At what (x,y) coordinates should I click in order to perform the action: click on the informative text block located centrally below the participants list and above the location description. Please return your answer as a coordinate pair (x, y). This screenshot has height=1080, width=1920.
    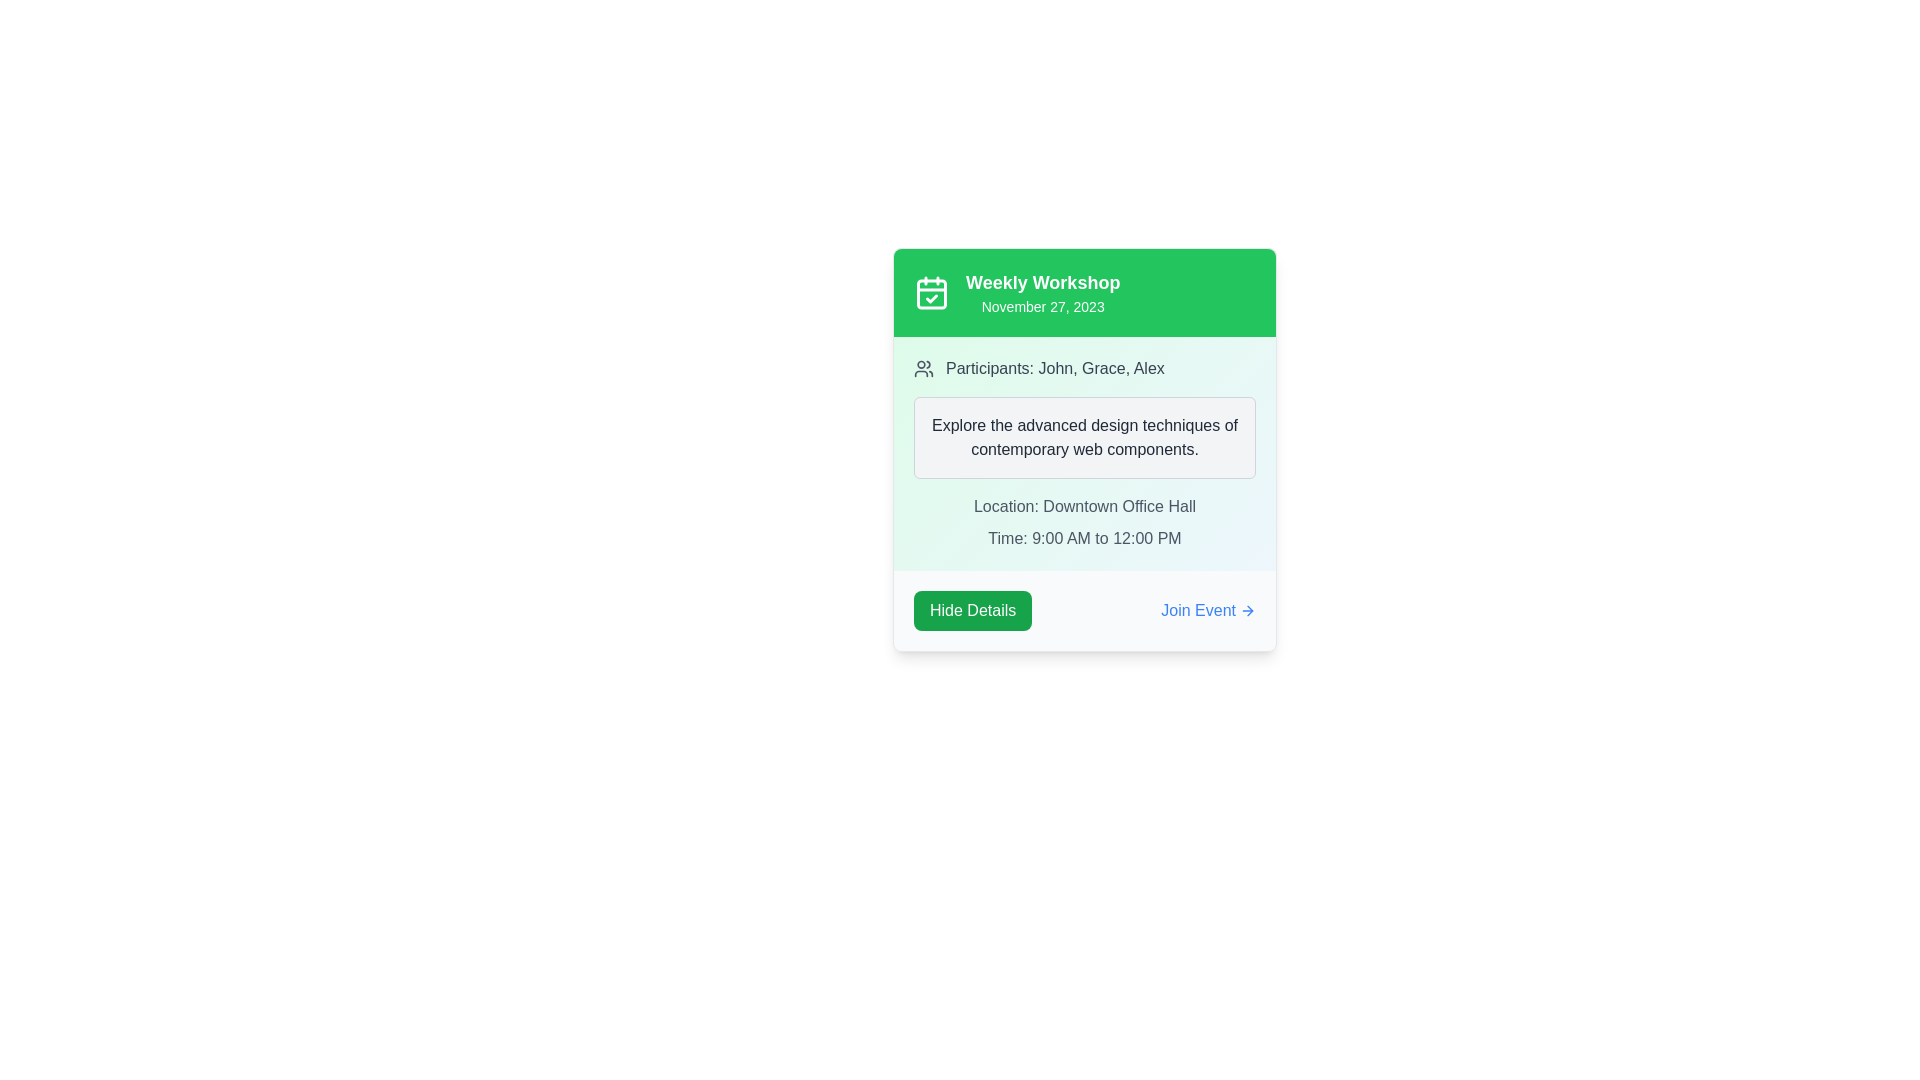
    Looking at the image, I should click on (1083, 437).